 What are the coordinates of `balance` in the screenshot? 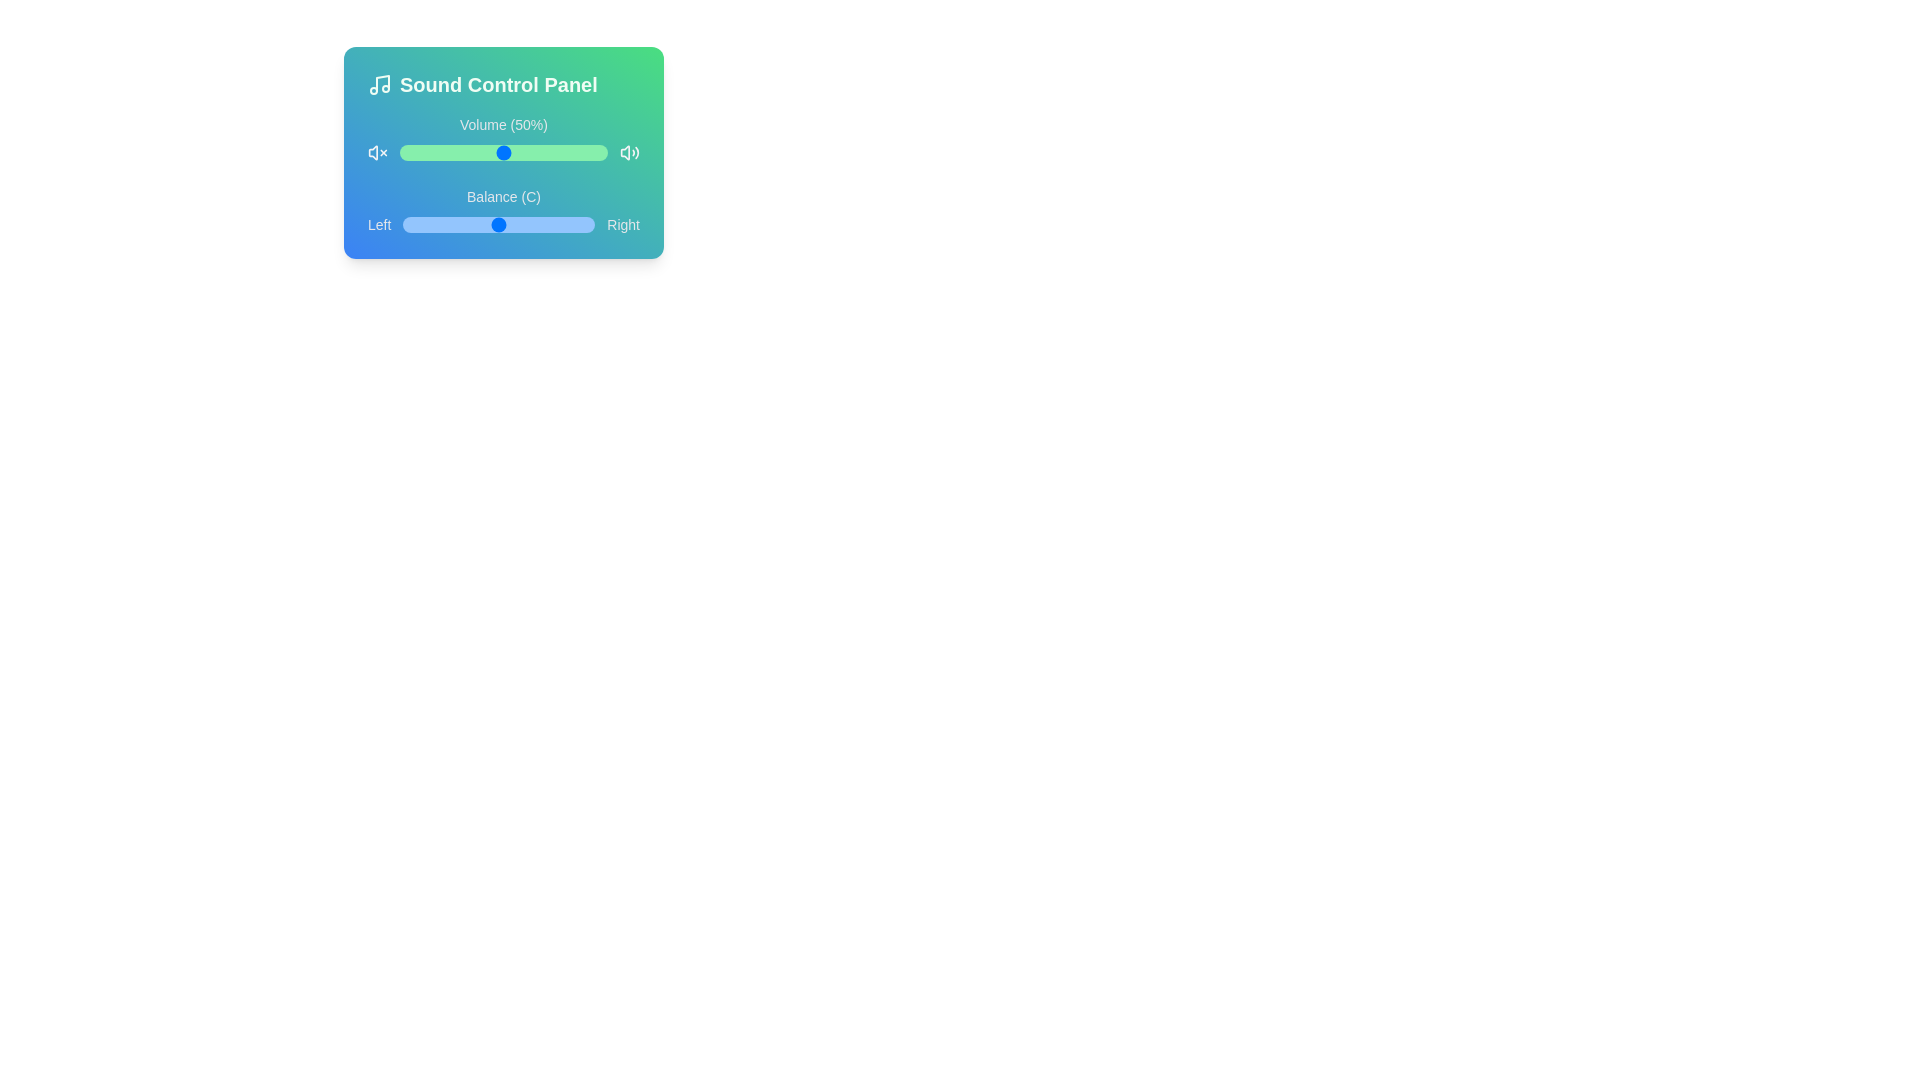 It's located at (539, 224).